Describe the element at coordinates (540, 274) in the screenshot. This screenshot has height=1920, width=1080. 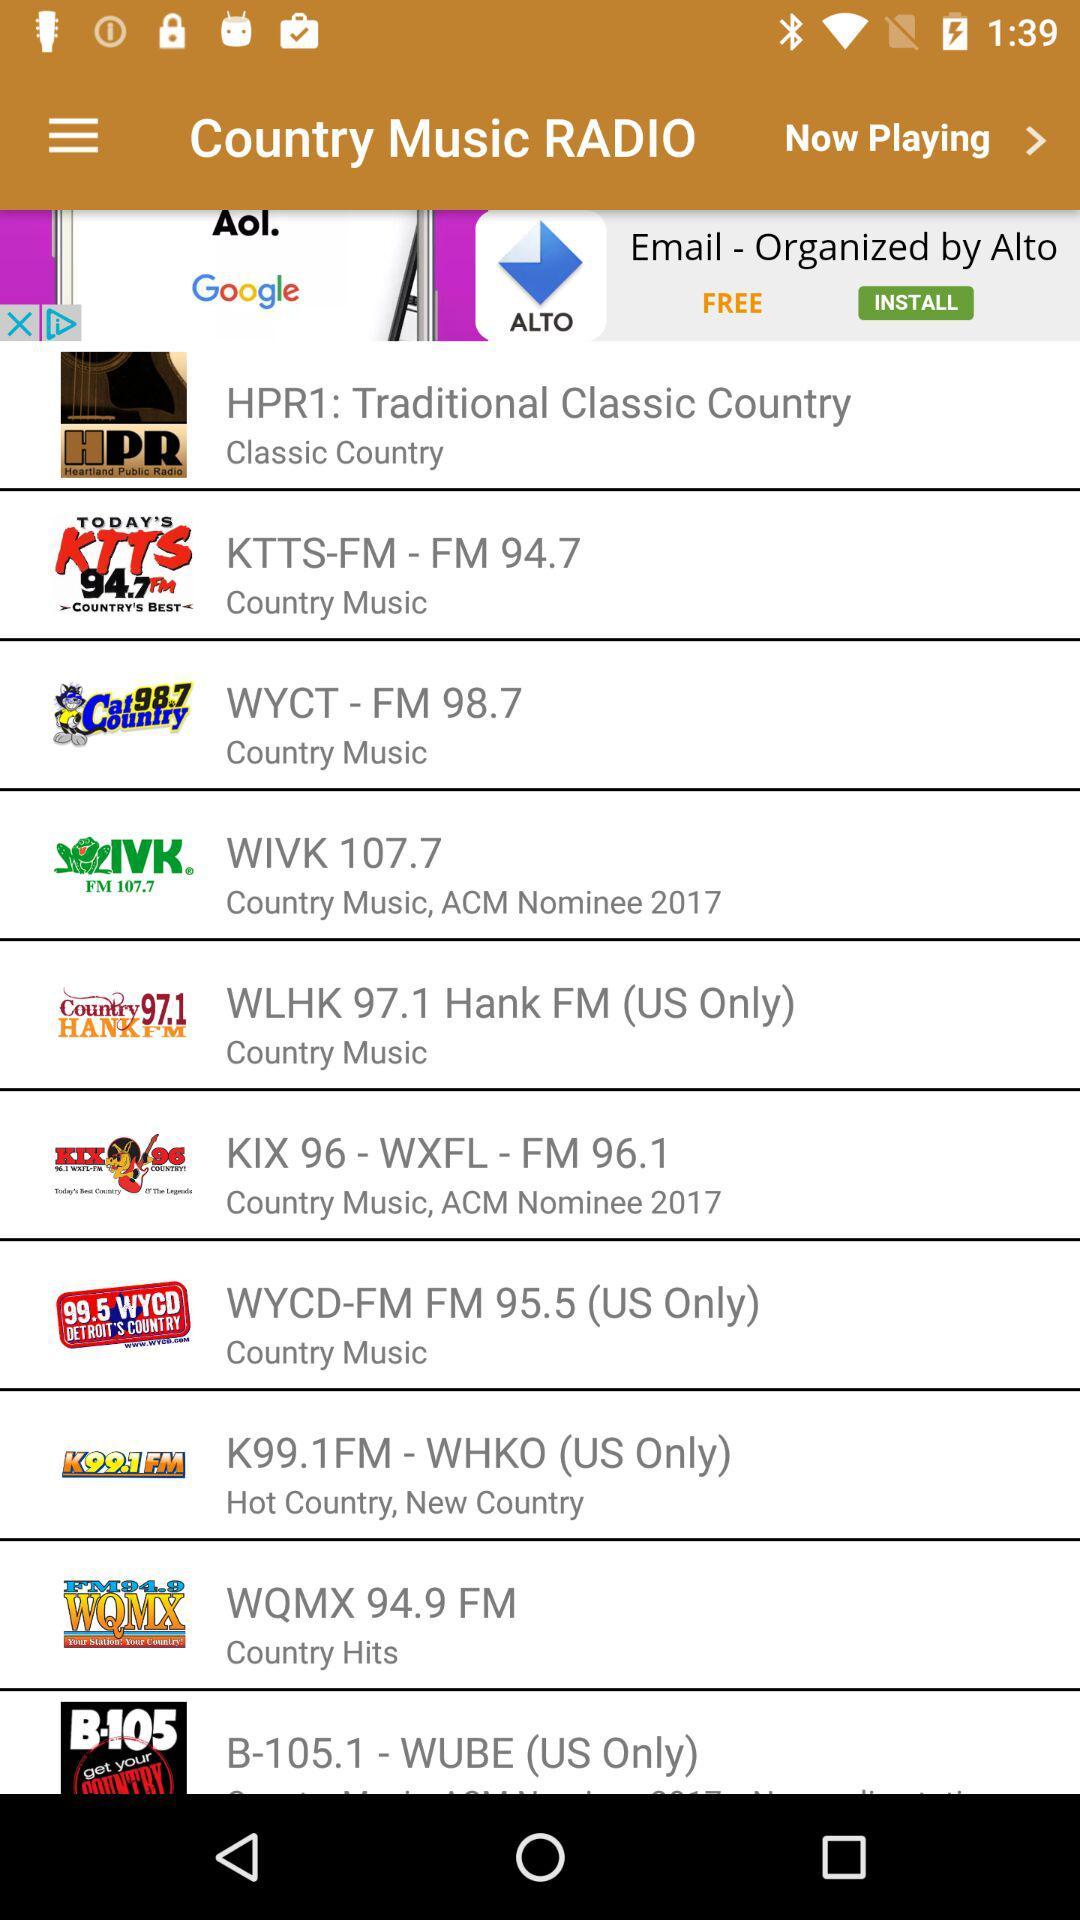
I see `open advertisement` at that location.